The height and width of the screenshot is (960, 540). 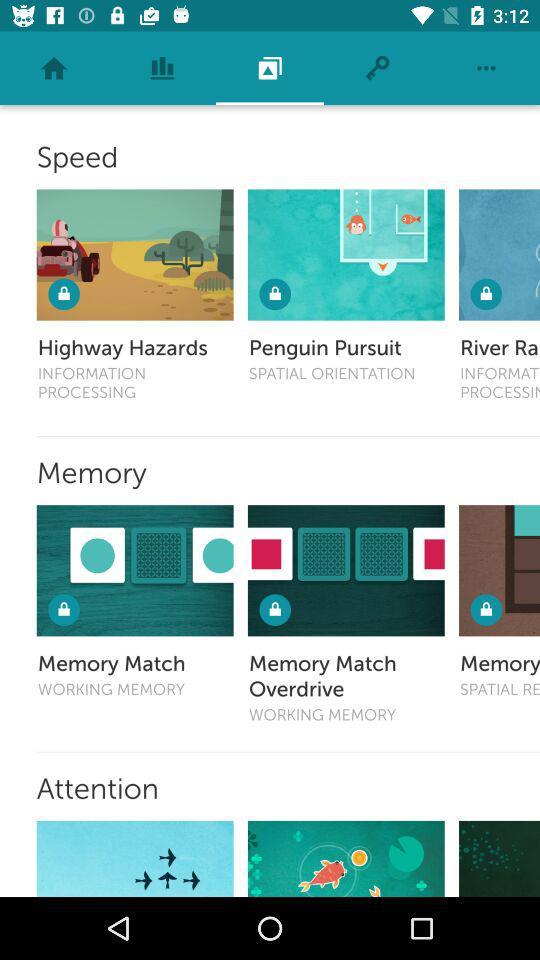 What do you see at coordinates (135, 857) in the screenshot?
I see `first attention exercise` at bounding box center [135, 857].